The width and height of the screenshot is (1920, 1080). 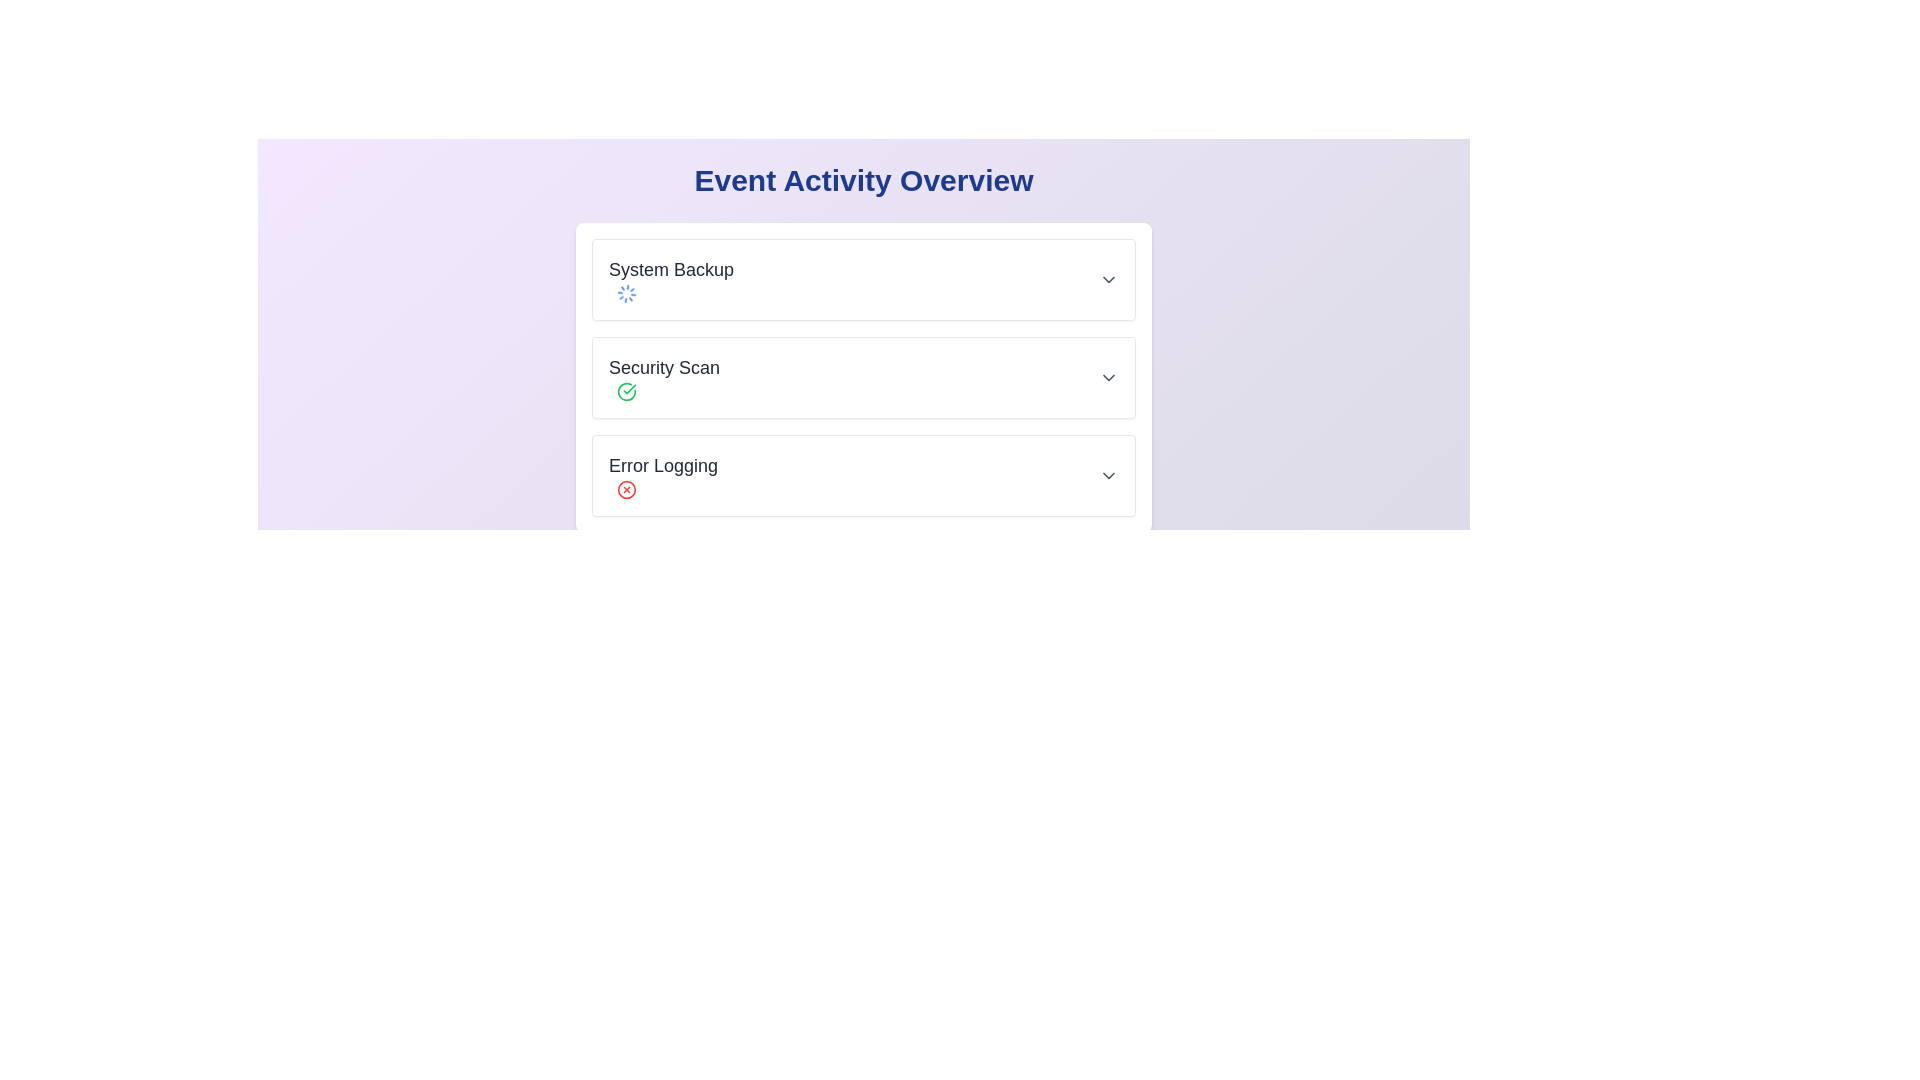 What do you see at coordinates (864, 181) in the screenshot?
I see `text from the header element that displays 'Event Activity Overview', which is prominently styled in dark blue and located at the top of the interface` at bounding box center [864, 181].